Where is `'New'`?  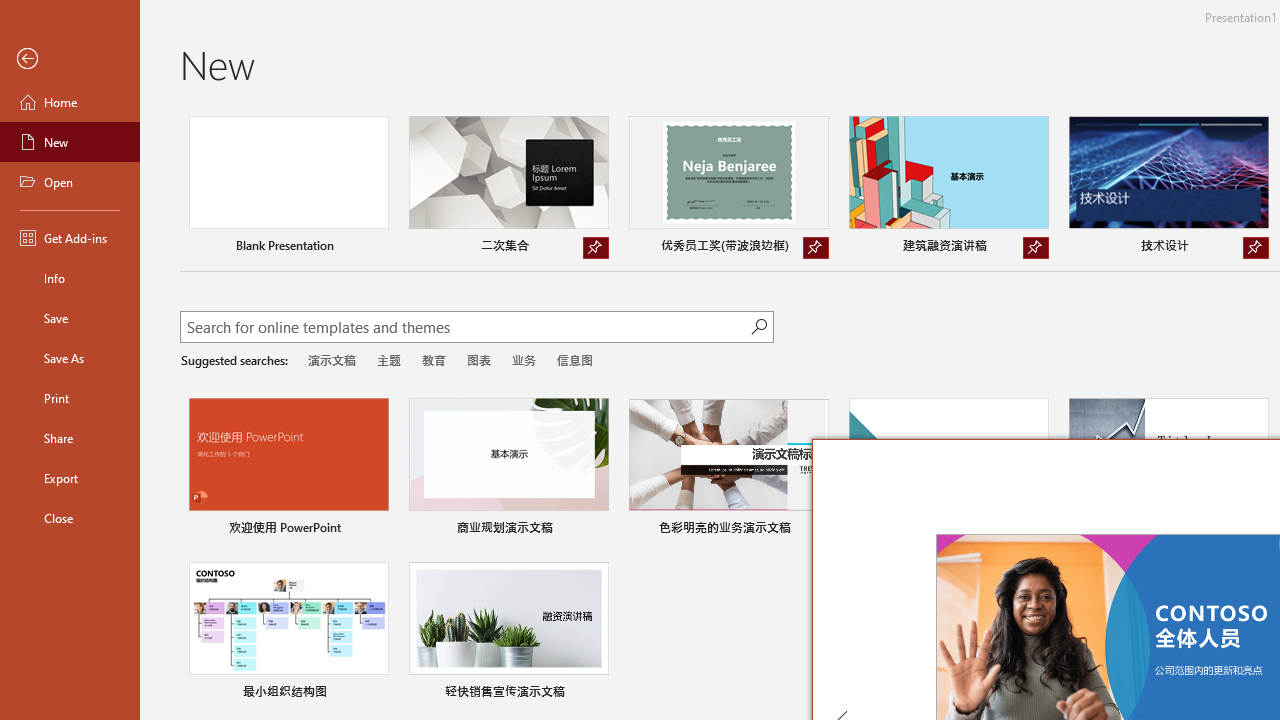
'New' is located at coordinates (69, 140).